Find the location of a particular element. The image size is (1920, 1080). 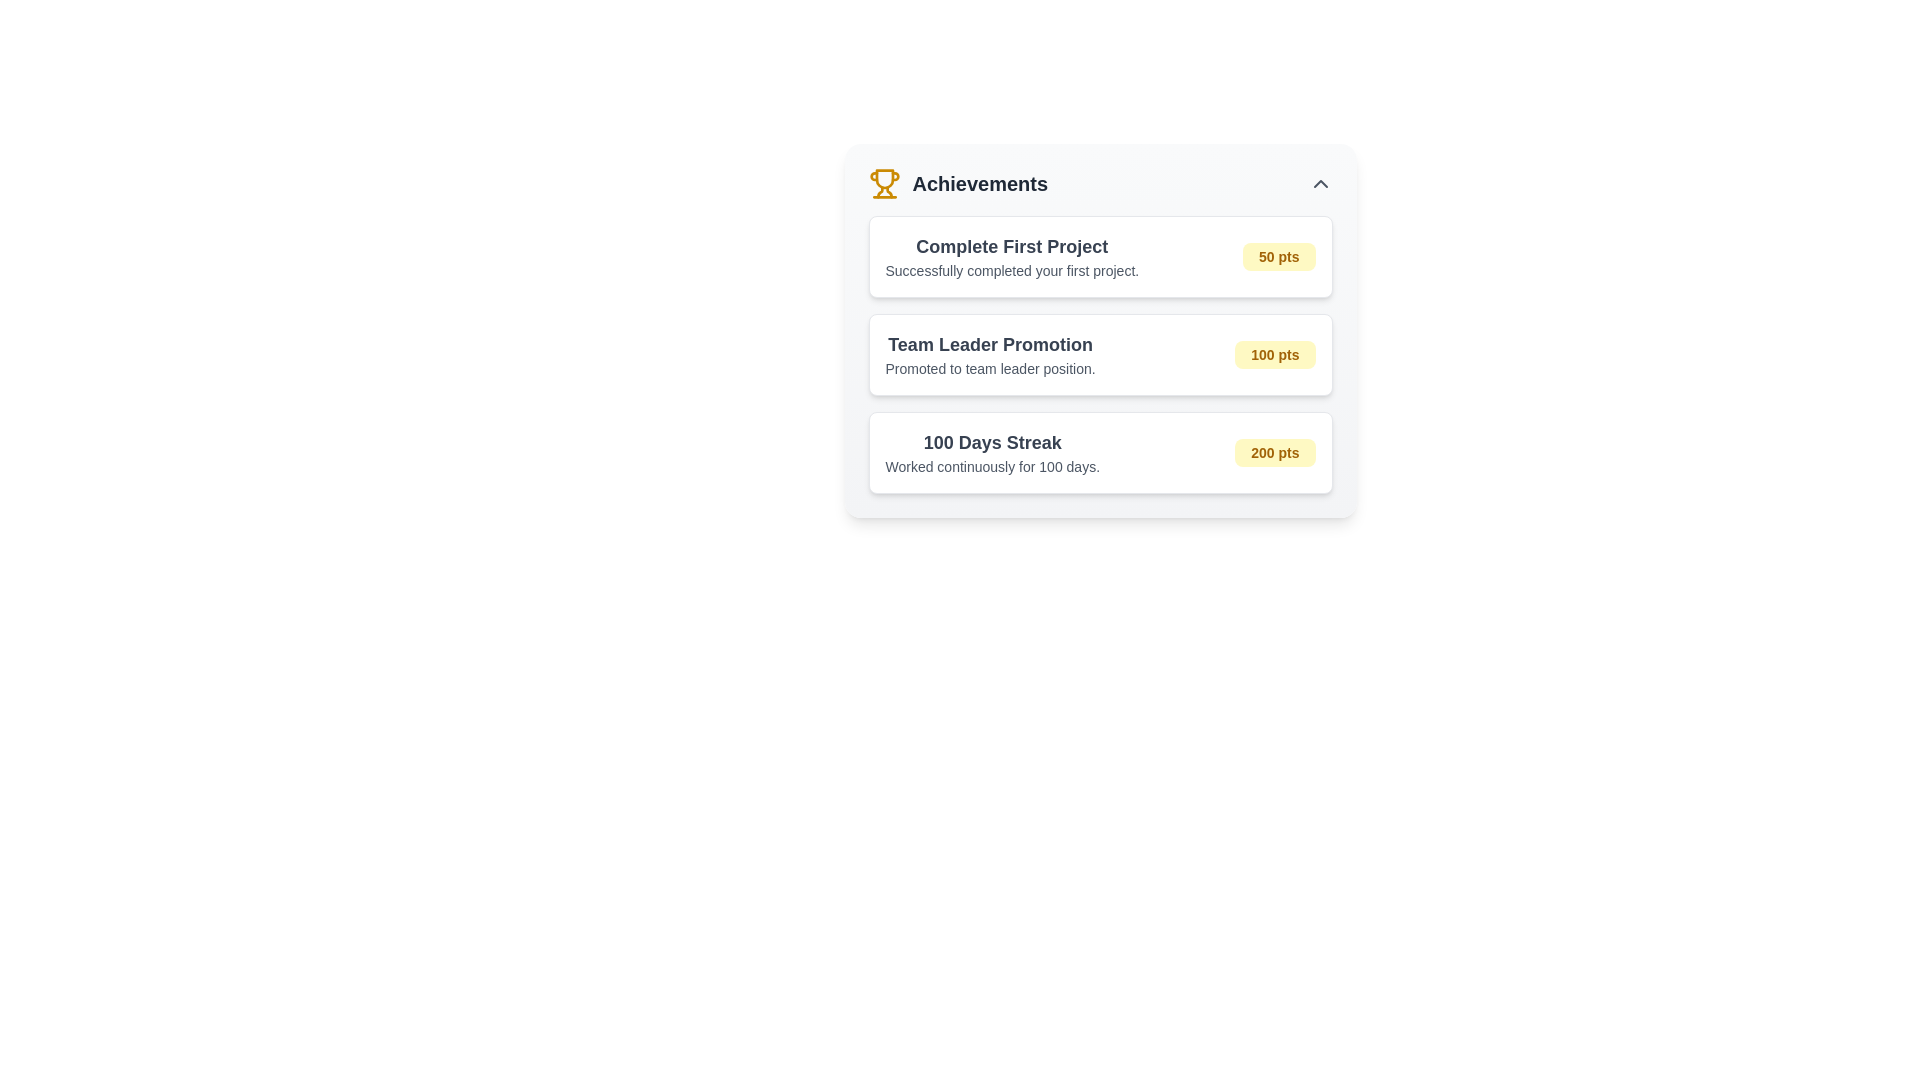

the text label that reads 'Worked continuously for 100 days.' located beneath the heading '100 Days Streak' in the 'Achievements' section is located at coordinates (992, 466).